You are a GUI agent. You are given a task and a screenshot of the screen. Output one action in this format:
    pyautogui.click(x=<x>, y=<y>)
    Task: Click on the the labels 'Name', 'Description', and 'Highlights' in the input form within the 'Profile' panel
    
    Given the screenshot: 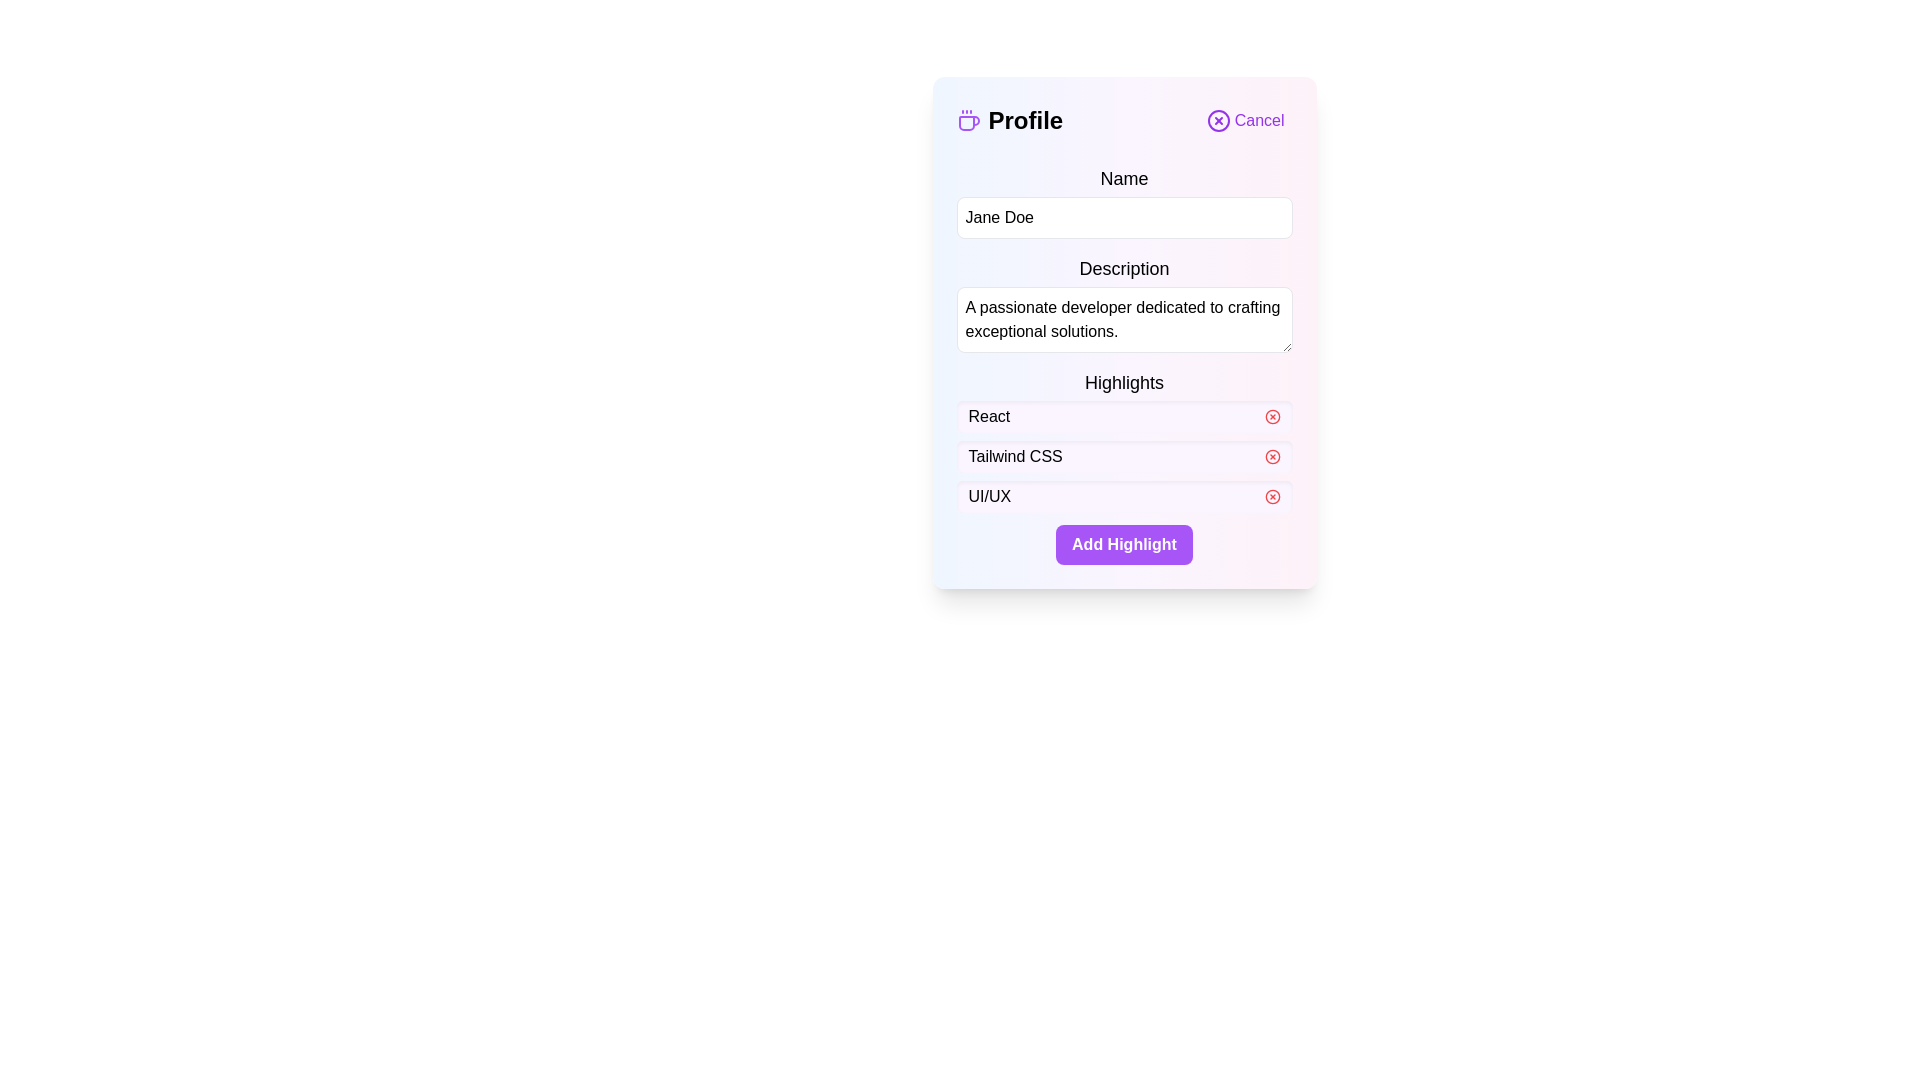 What is the action you would take?
    pyautogui.click(x=1124, y=365)
    